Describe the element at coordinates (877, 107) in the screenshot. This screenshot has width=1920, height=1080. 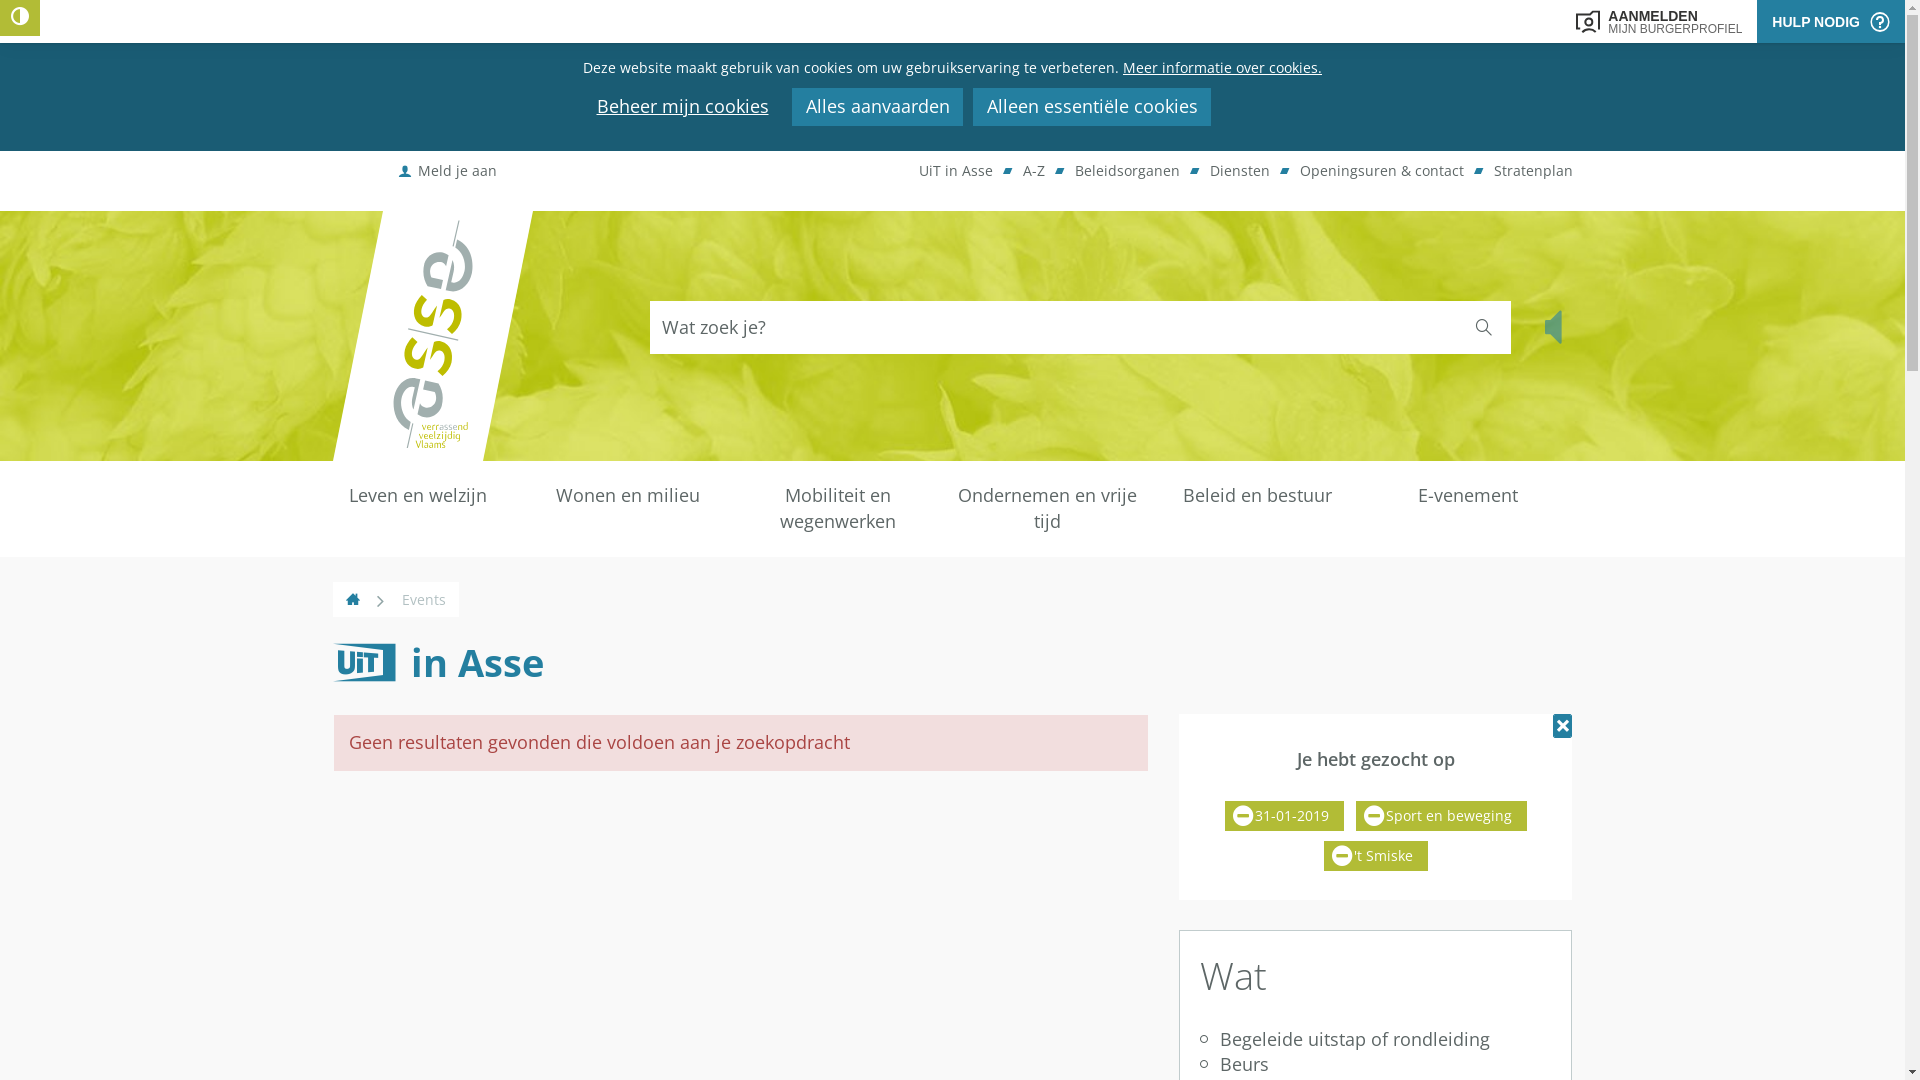
I see `'Alles aanvaarden'` at that location.